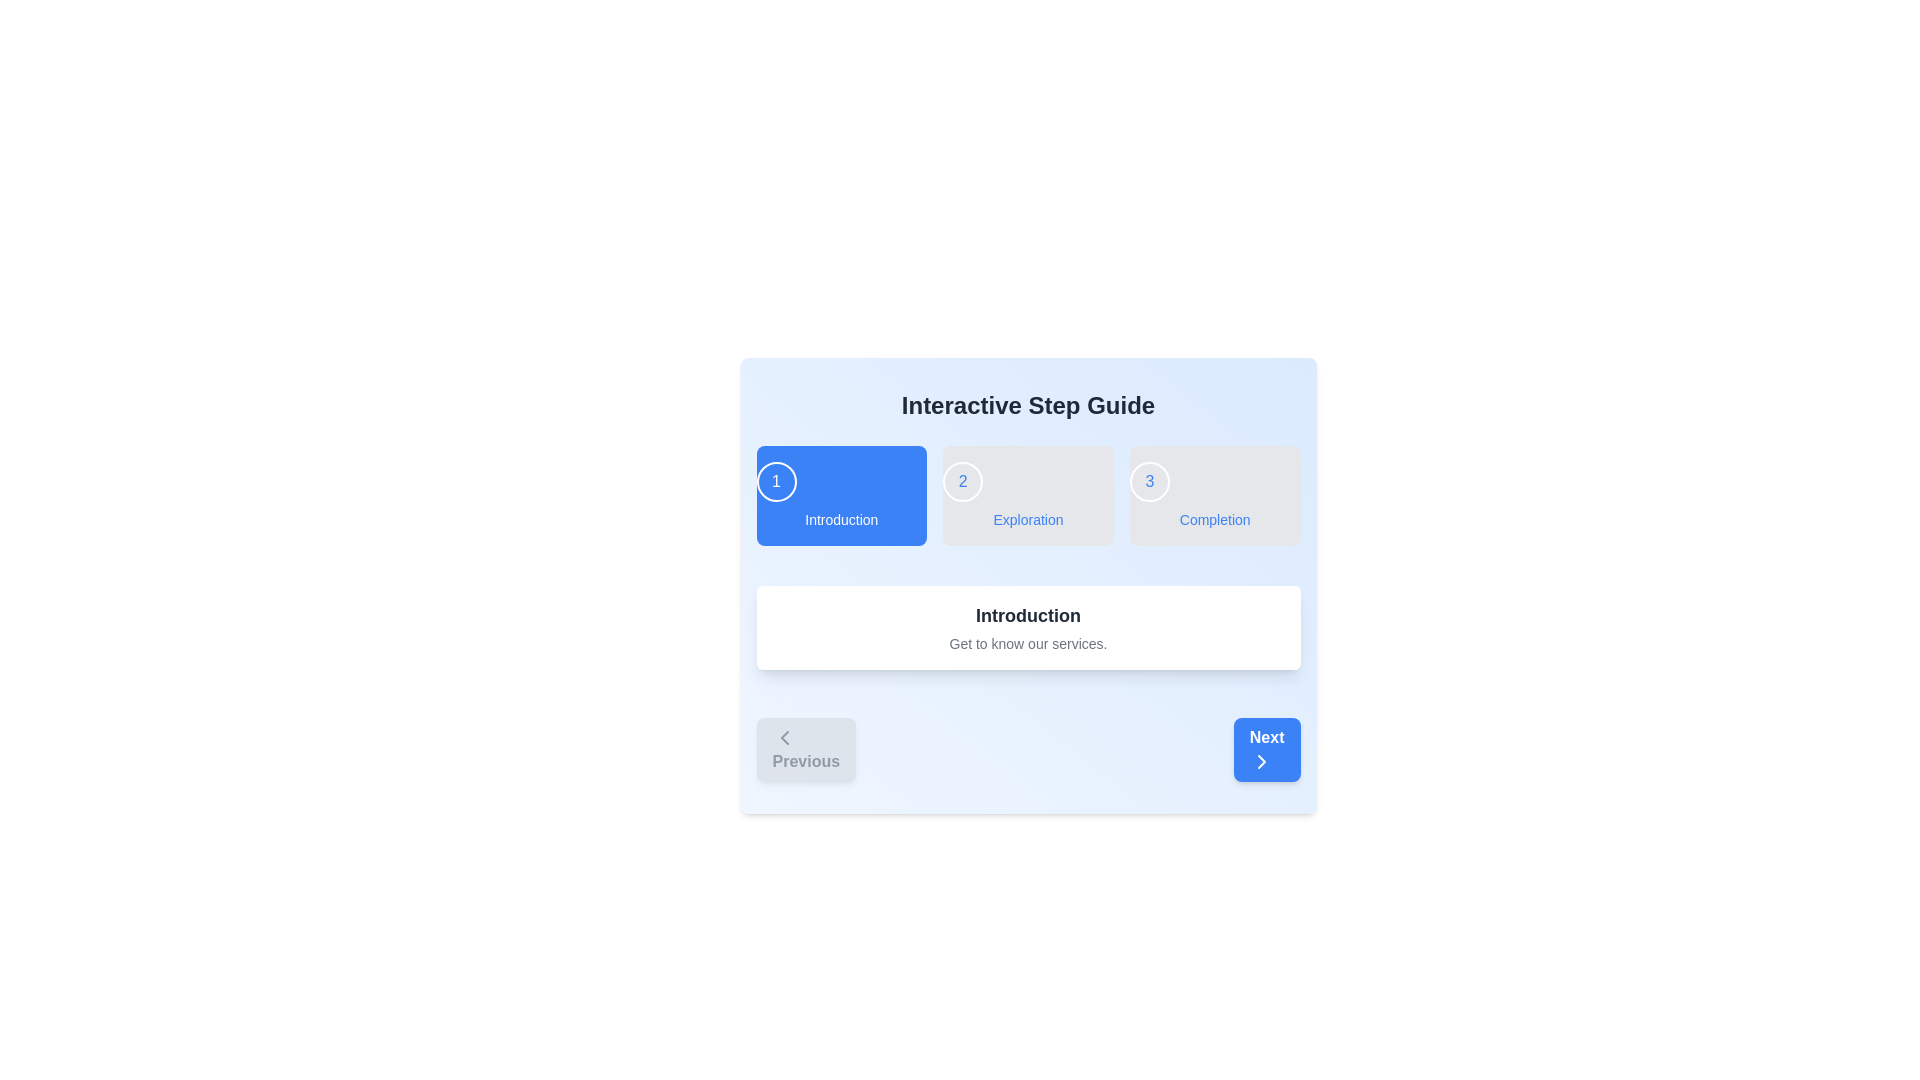  I want to click on the first step indicator button labeled 'Introduction' in the multi-step guide interface, so click(841, 495).